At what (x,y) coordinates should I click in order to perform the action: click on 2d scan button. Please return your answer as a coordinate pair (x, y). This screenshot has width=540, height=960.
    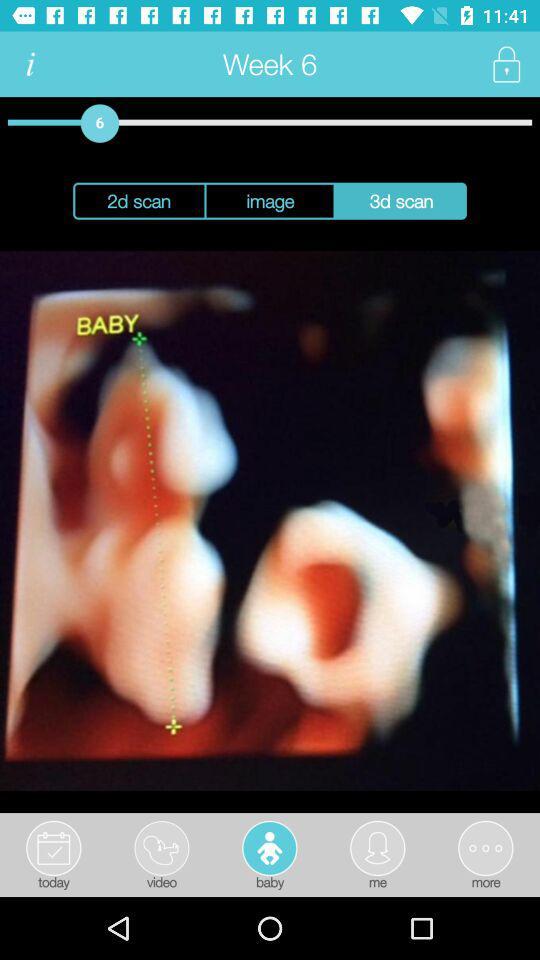
    Looking at the image, I should click on (137, 201).